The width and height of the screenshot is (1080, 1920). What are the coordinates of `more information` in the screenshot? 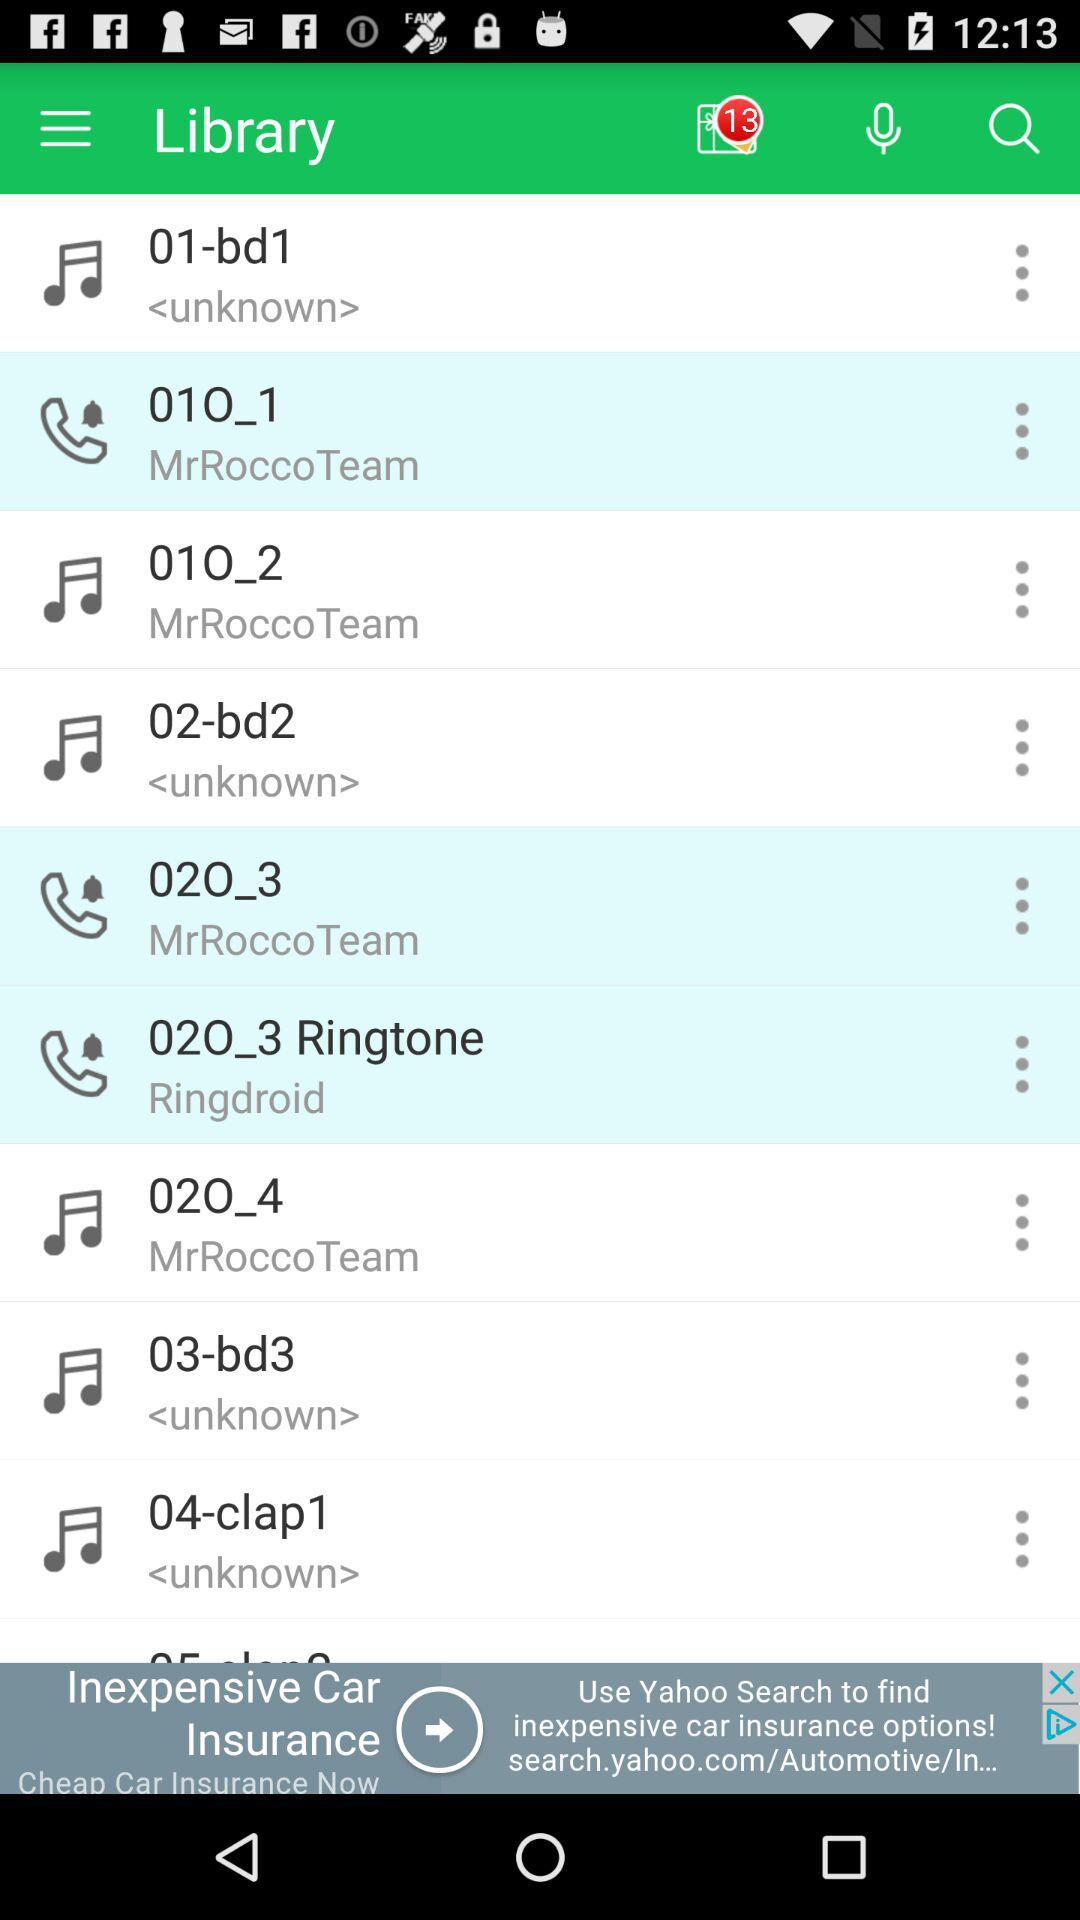 It's located at (1022, 1221).